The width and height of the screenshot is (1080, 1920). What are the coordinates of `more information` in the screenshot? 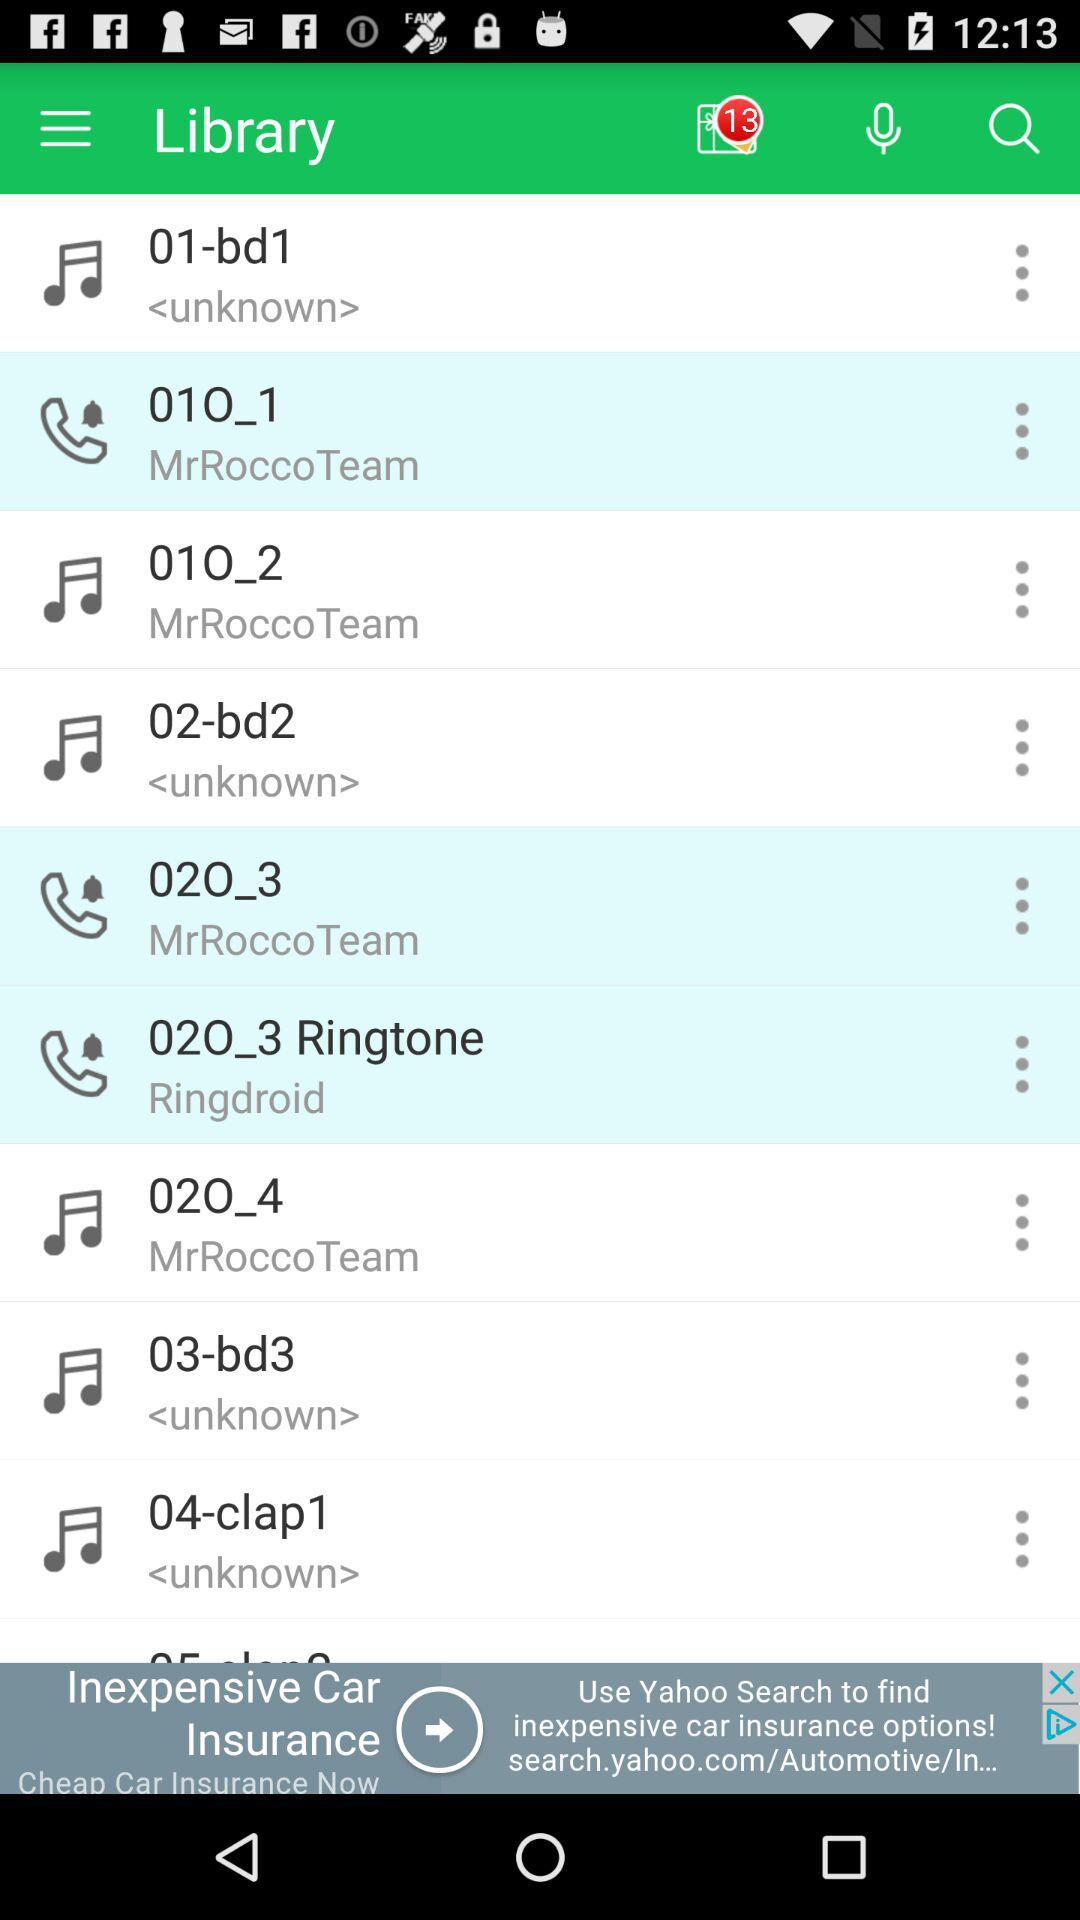 It's located at (1022, 1221).